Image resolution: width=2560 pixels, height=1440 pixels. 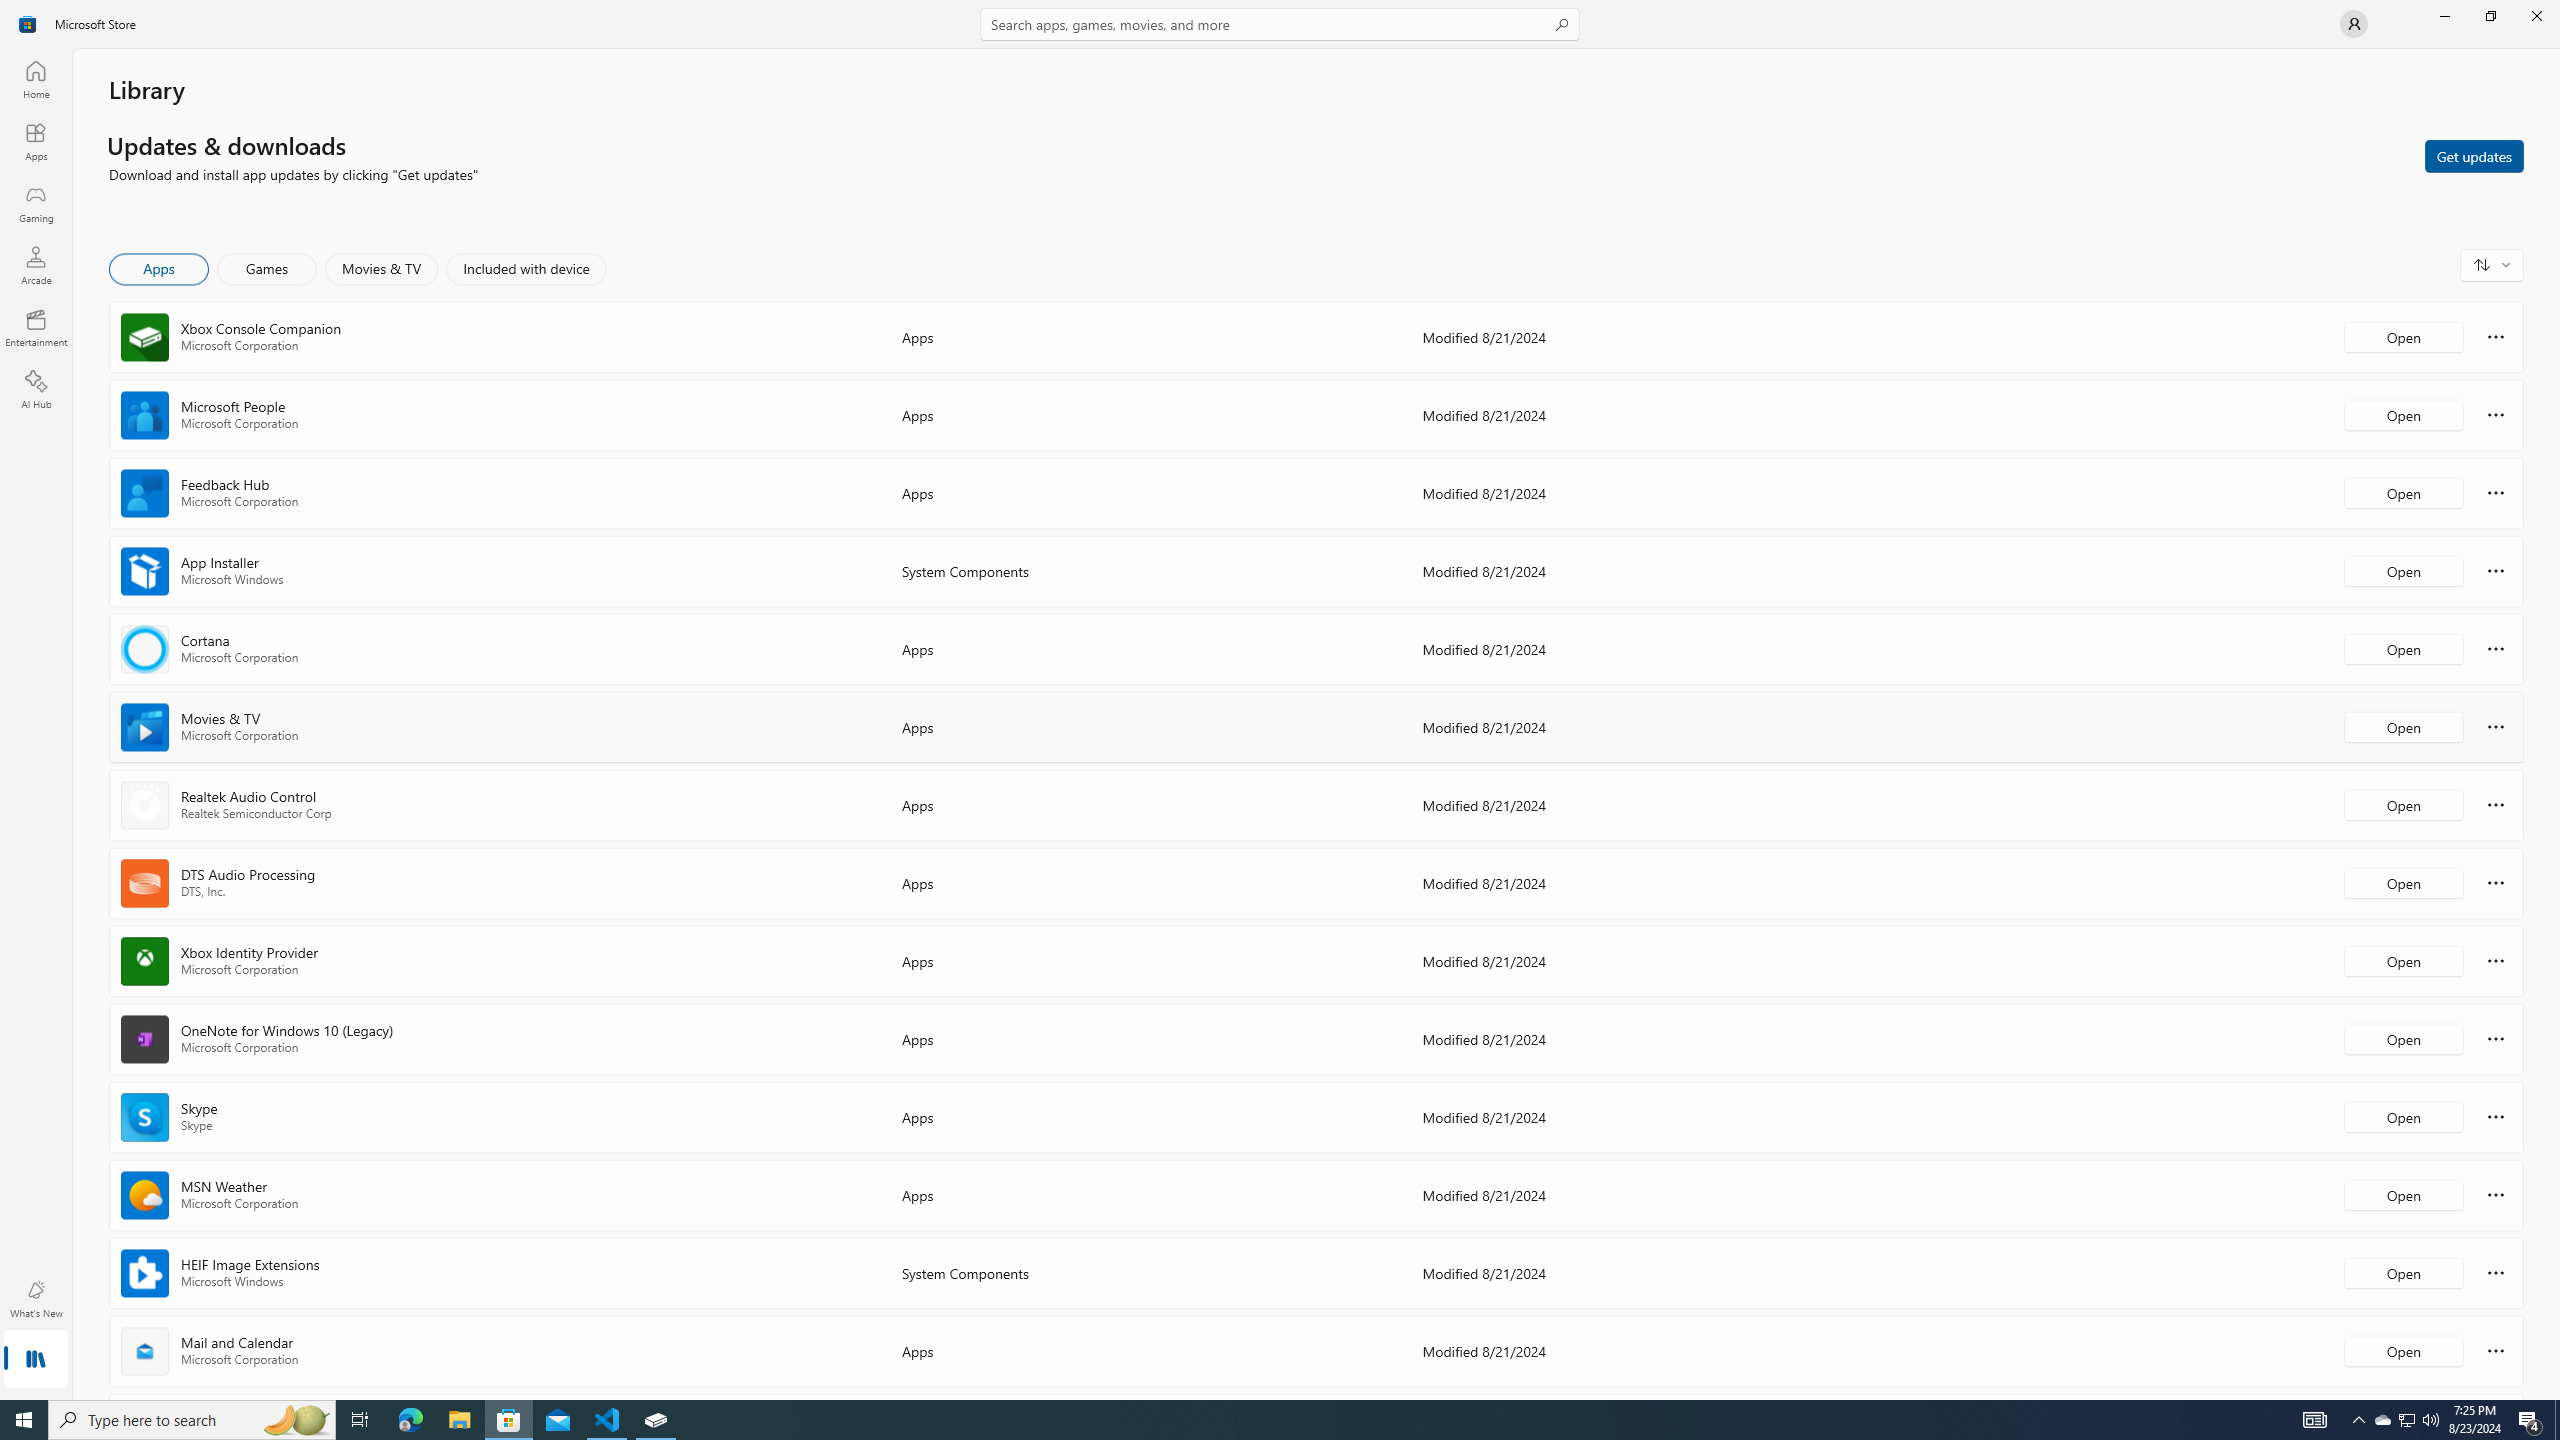 What do you see at coordinates (266, 268) in the screenshot?
I see `'Games'` at bounding box center [266, 268].